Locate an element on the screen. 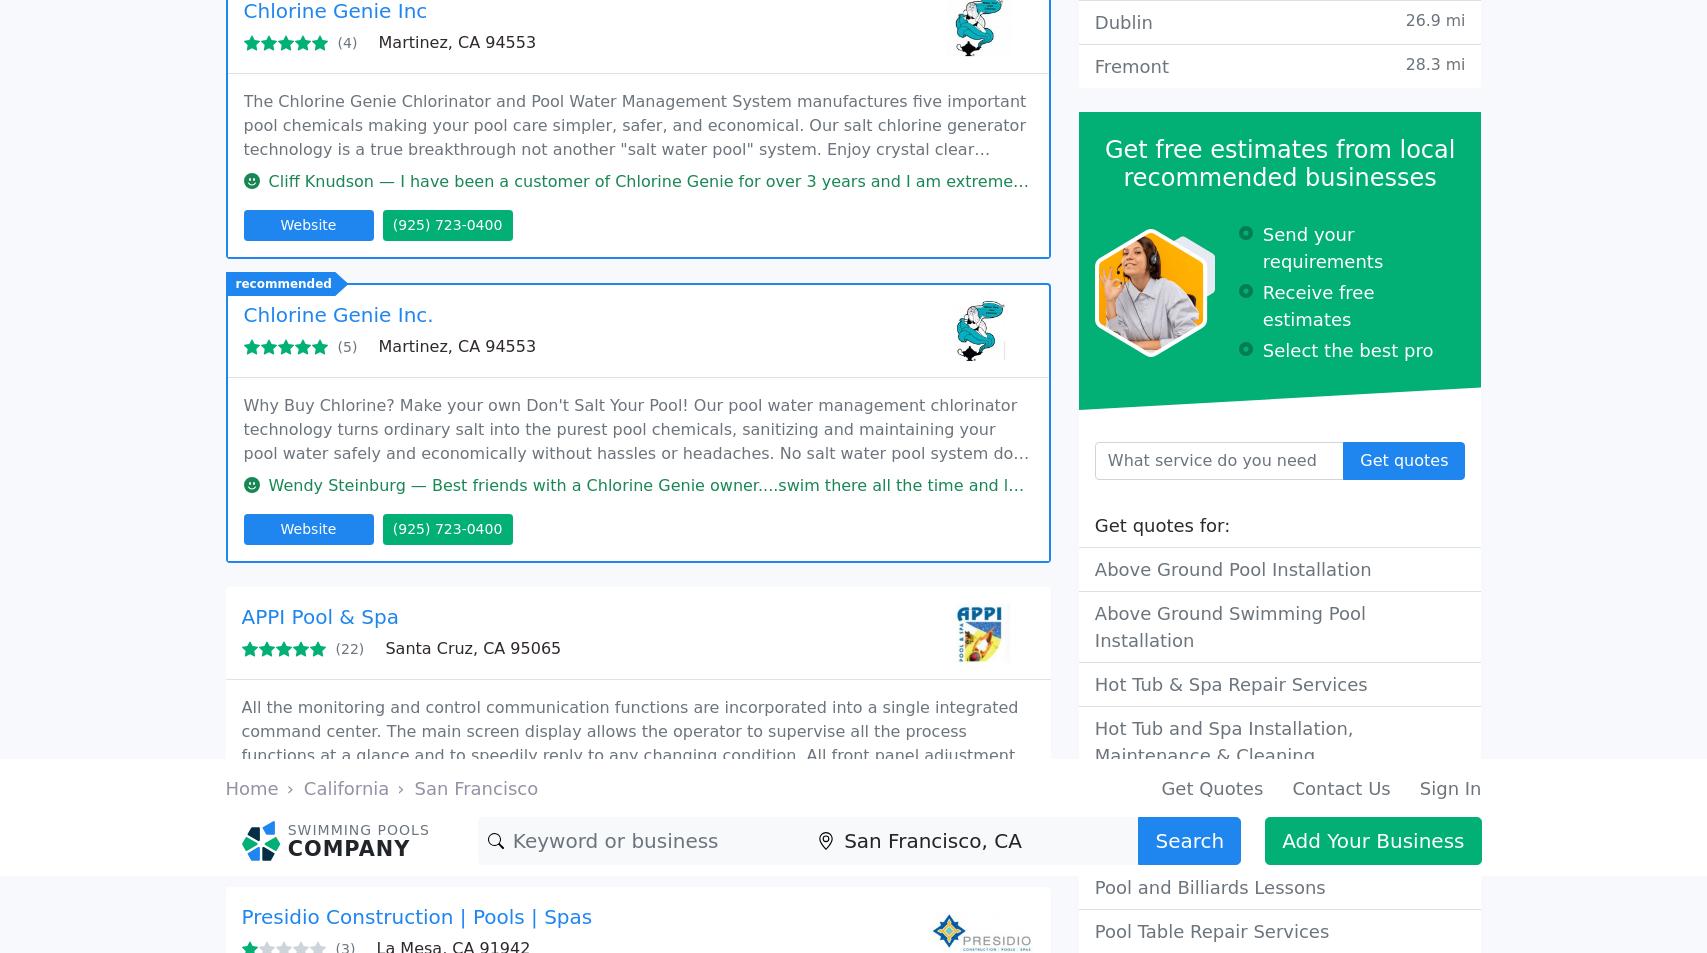  'Pool JR is a pool service company for home owners and commerical properties. Our services range from monthly services to critical pool repairs. We've solved lots of pool related issues for our pool owners and families. Contact us today and be a part of it. Part of our cleaning services are Acid Wash, Plastering, Tile Repair and Clean, Drains, Filter Cleans, Pump repairs and Vacuum services.

Regular' is located at coordinates (636, 147).